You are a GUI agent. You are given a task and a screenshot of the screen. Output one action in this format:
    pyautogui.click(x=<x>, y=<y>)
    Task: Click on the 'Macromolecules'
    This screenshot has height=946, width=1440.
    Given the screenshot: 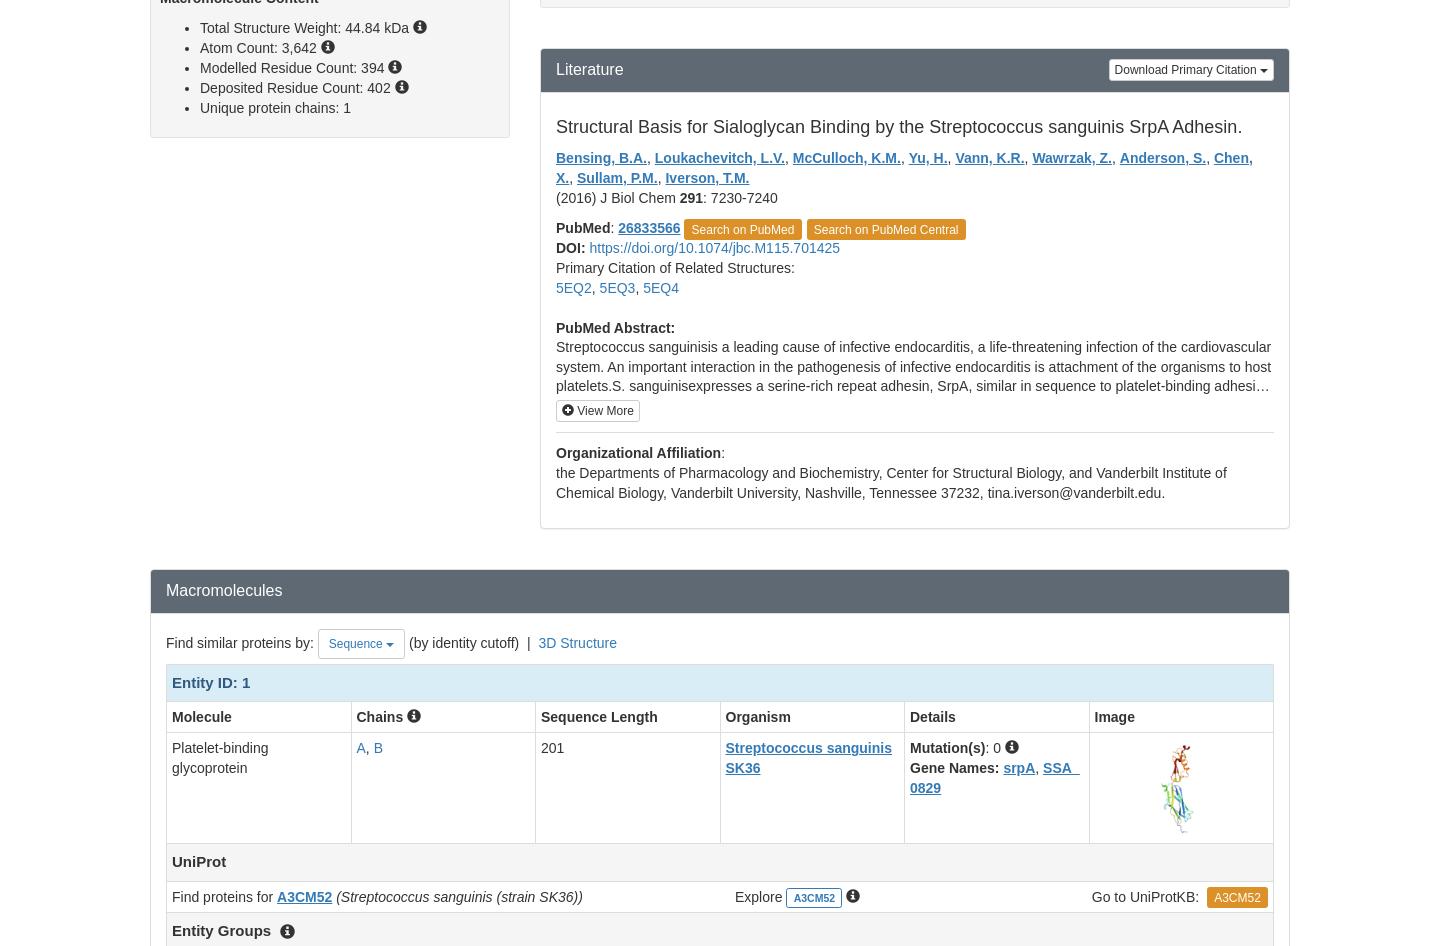 What is the action you would take?
    pyautogui.click(x=224, y=588)
    